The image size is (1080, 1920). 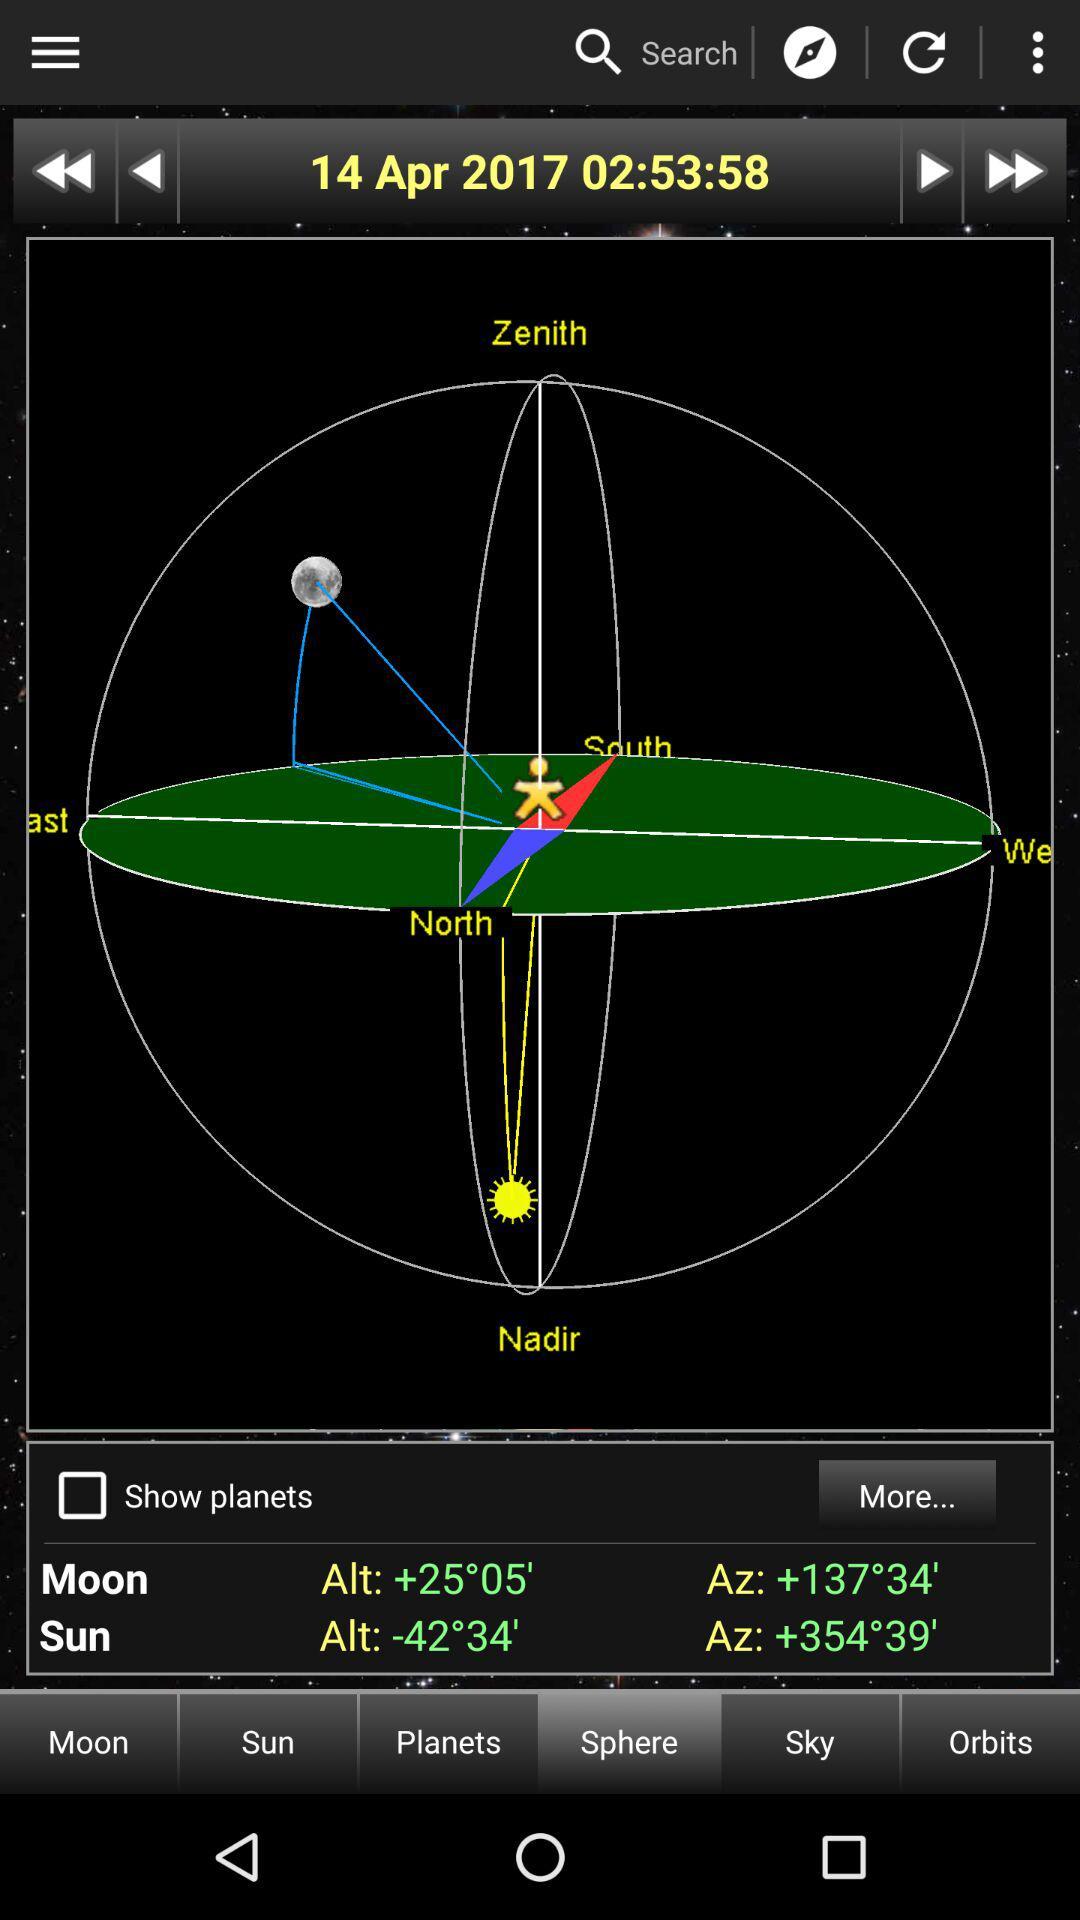 I want to click on forward, so click(x=932, y=171).